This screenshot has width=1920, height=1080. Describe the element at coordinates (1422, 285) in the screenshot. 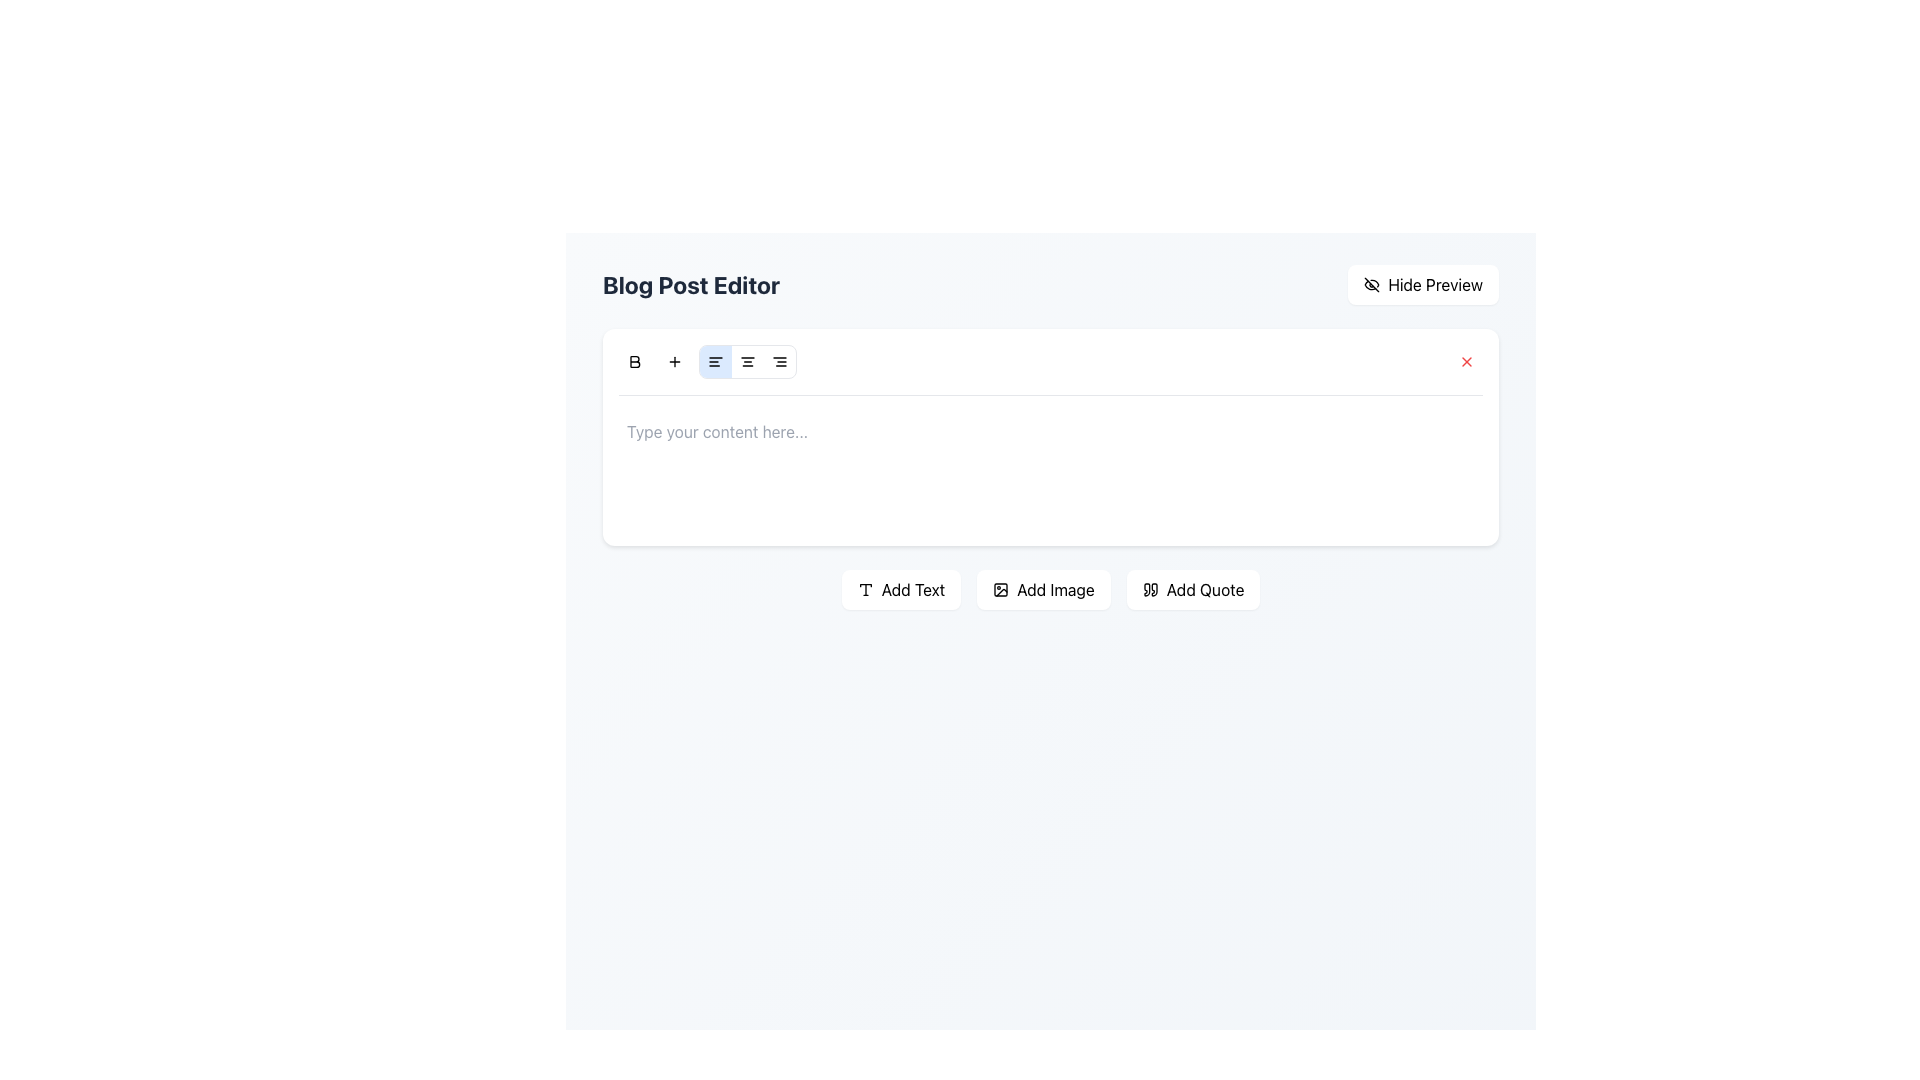

I see `the button that toggles the visibility of the preview pane, located at the top right corner of the interface` at that location.